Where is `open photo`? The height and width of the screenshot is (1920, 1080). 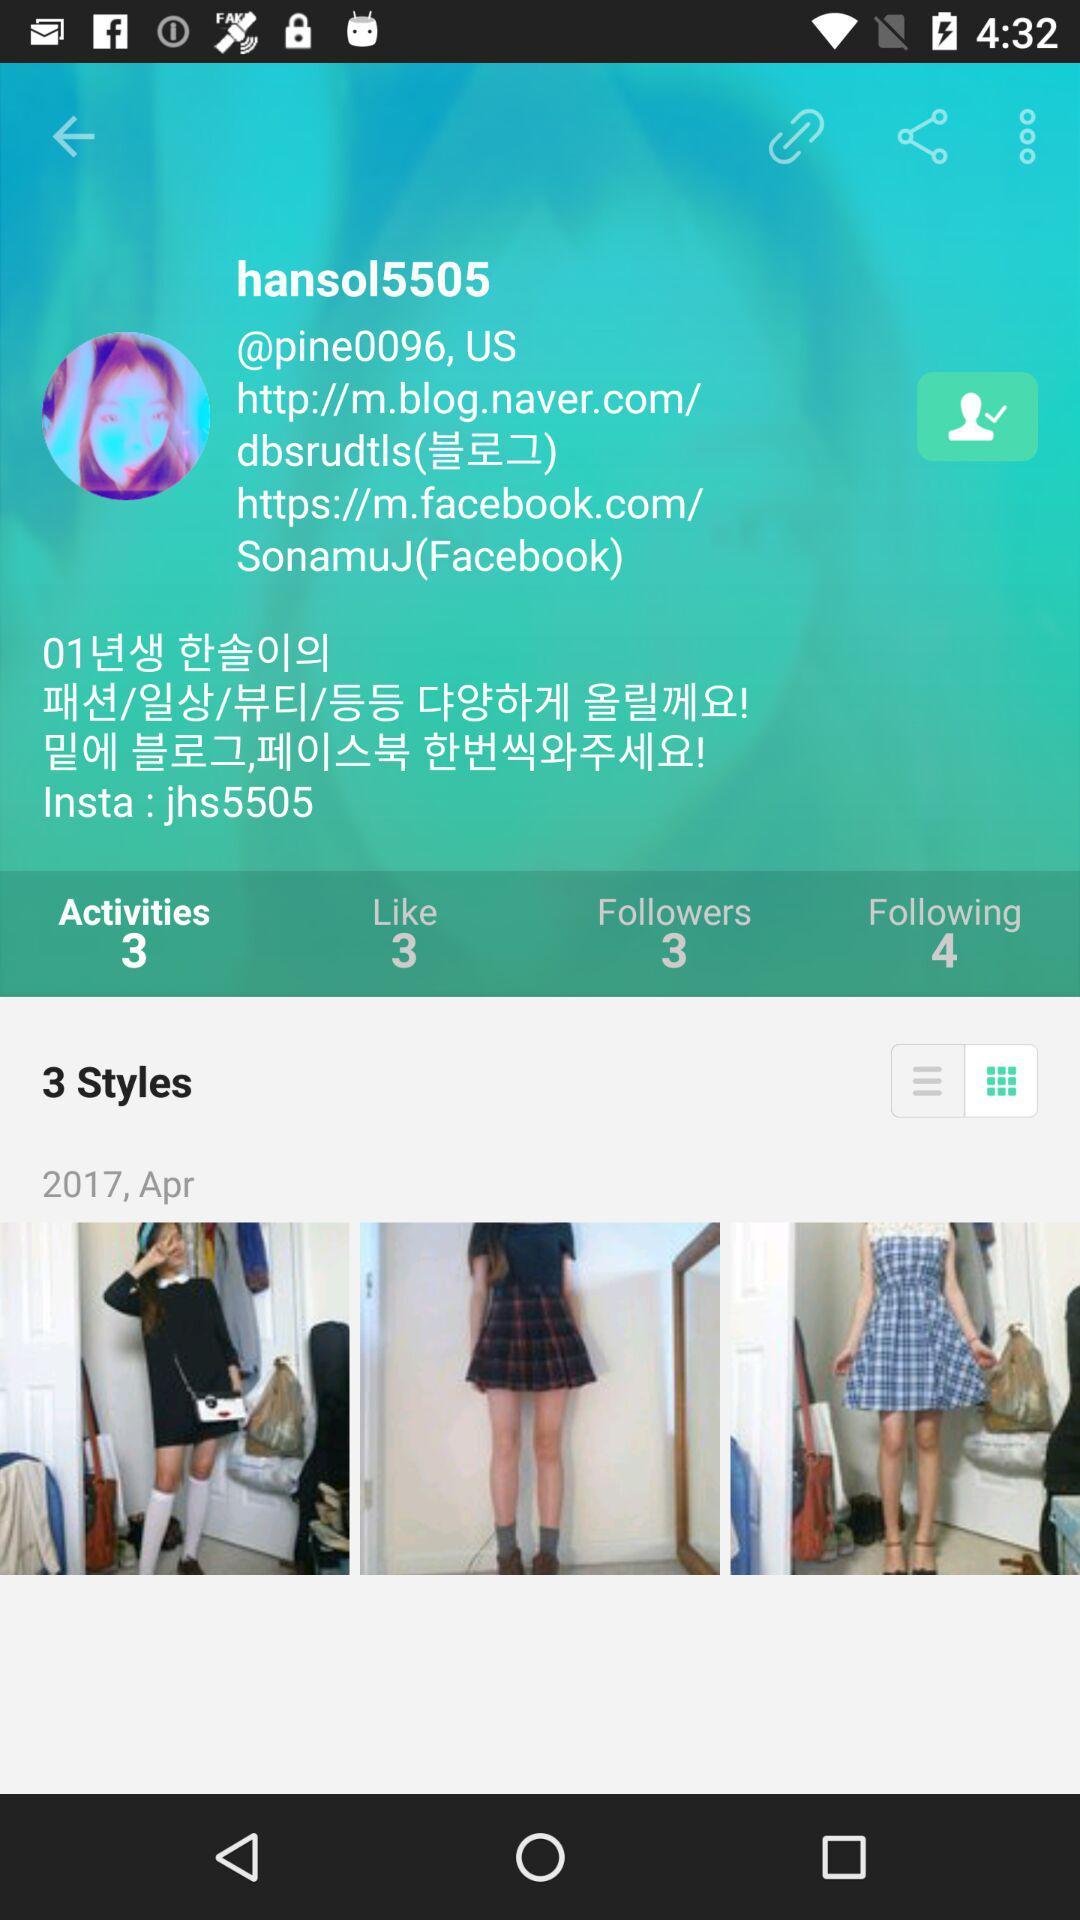
open photo is located at coordinates (173, 1397).